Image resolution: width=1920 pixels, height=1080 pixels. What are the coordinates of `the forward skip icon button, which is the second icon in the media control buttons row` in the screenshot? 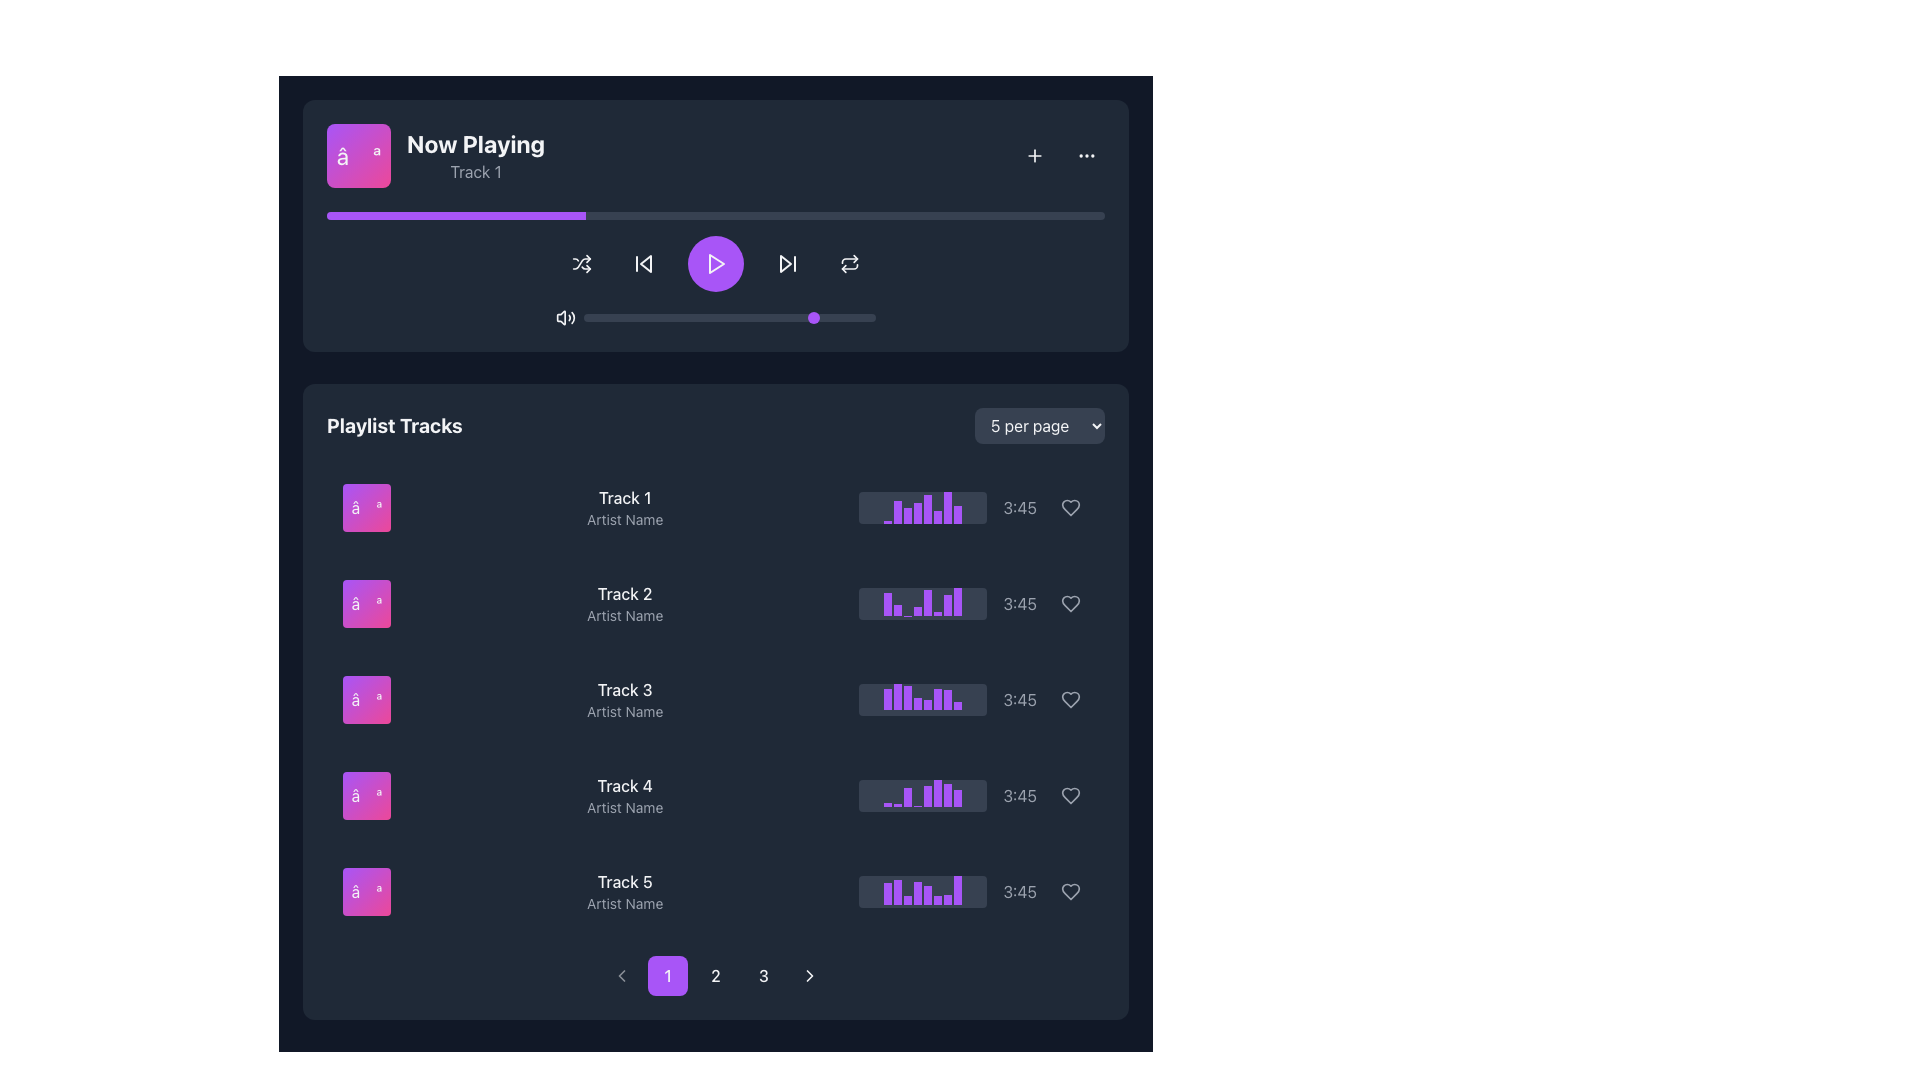 It's located at (786, 262).